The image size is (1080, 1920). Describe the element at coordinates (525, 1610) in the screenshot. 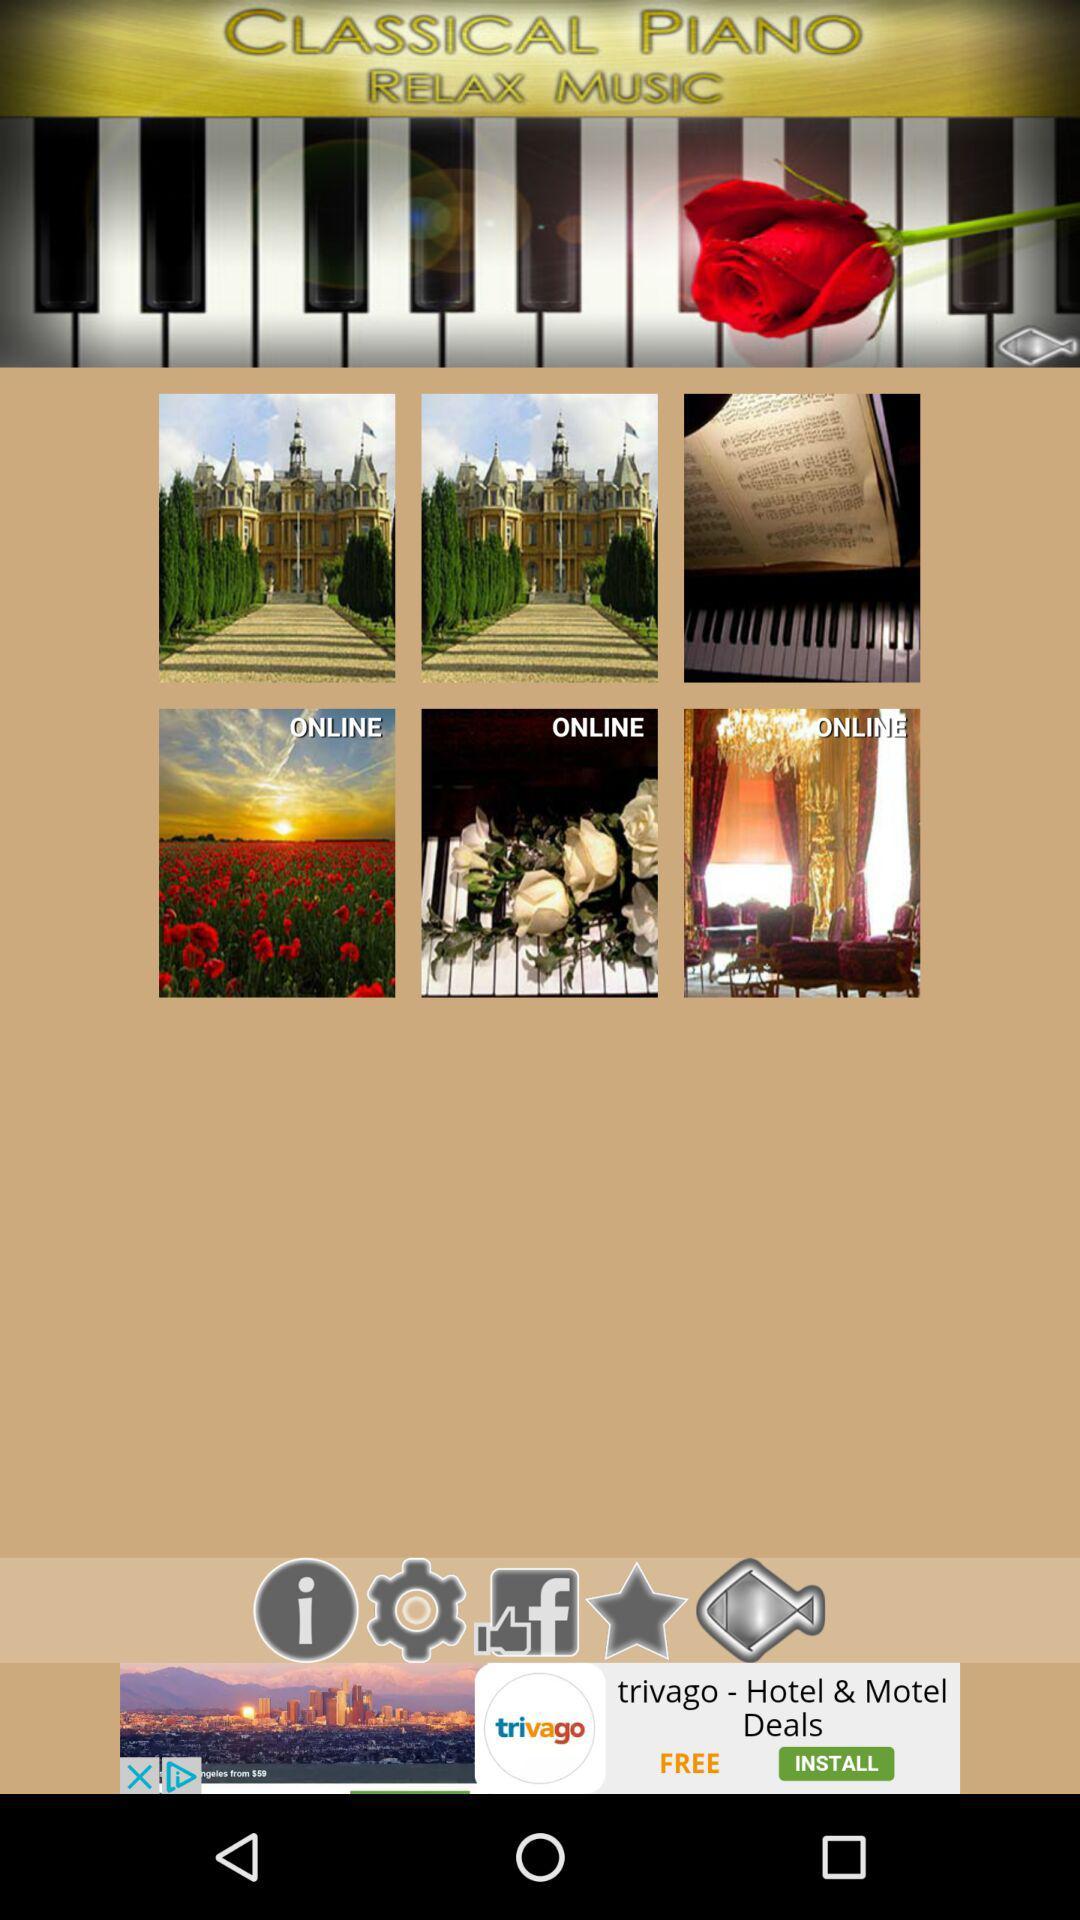

I see `click facebook option` at that location.